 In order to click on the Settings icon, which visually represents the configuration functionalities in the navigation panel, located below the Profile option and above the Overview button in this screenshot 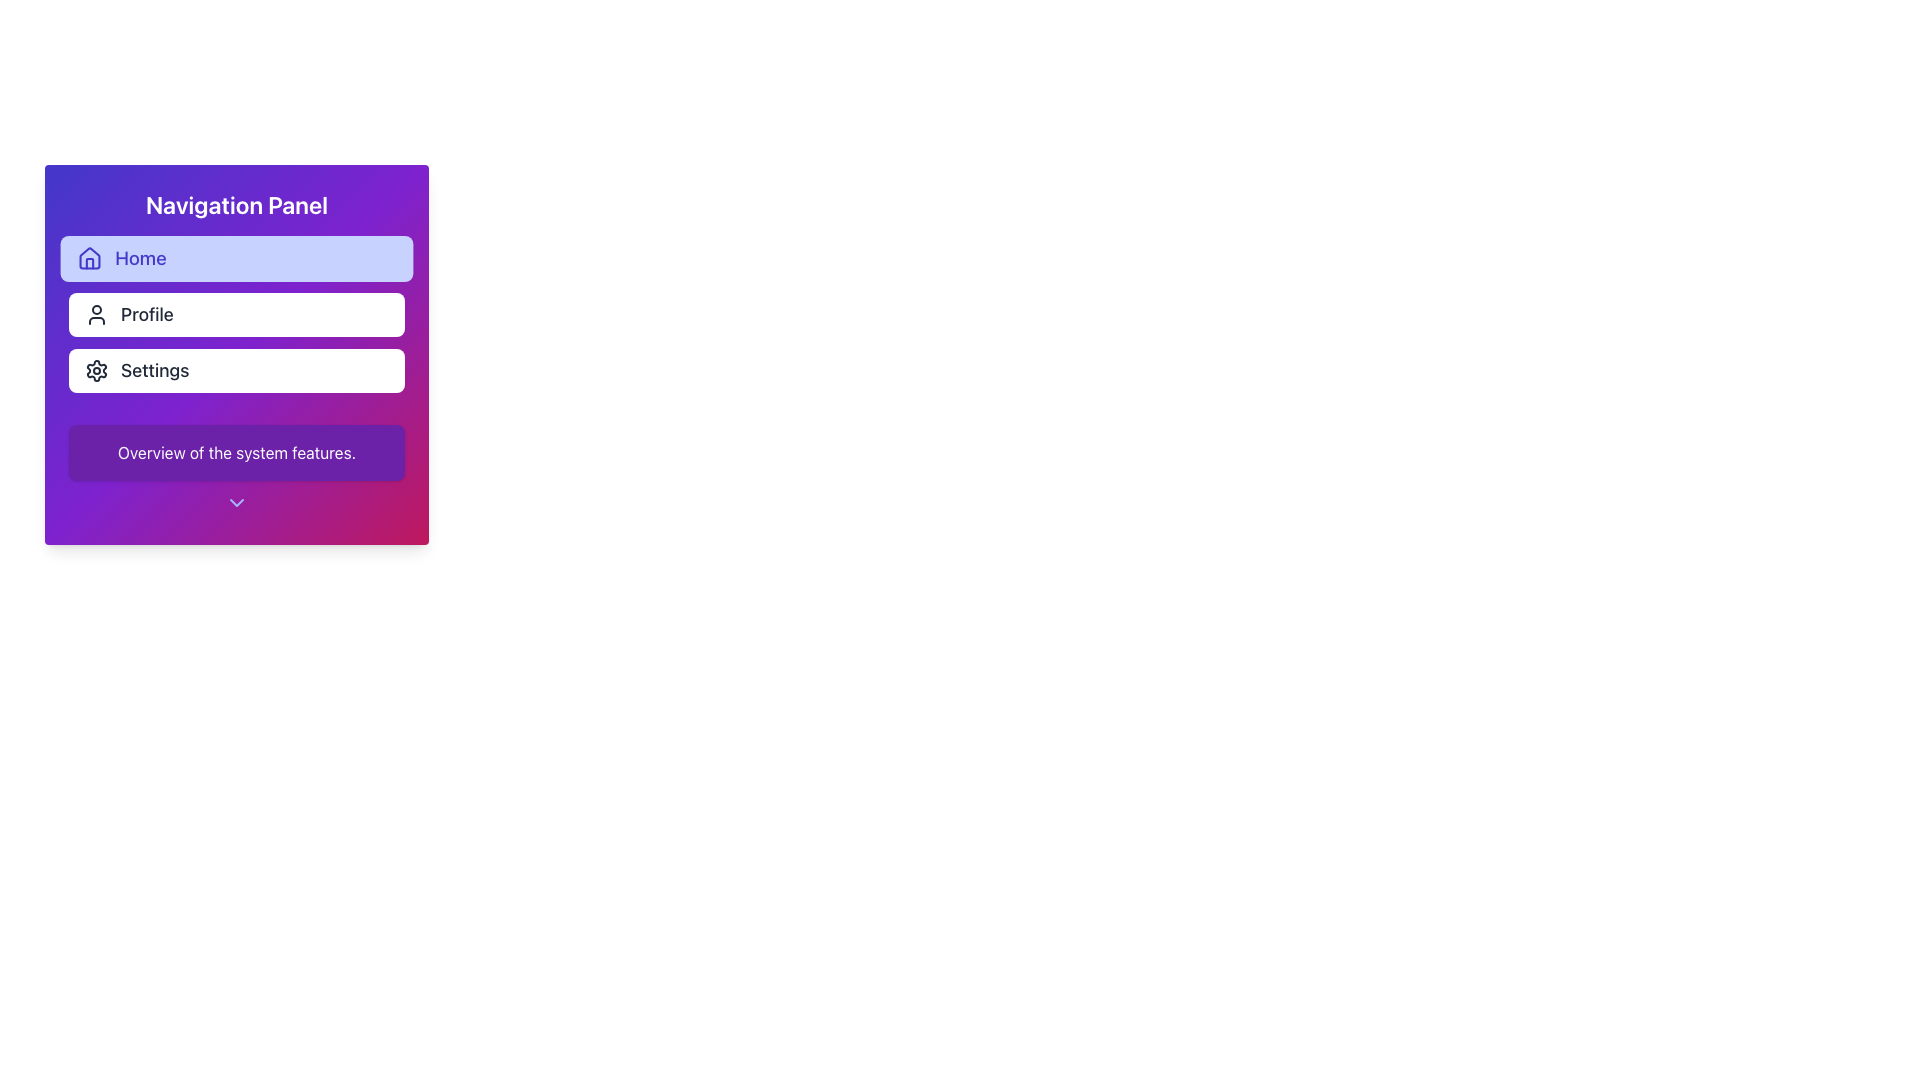, I will do `click(95, 370)`.